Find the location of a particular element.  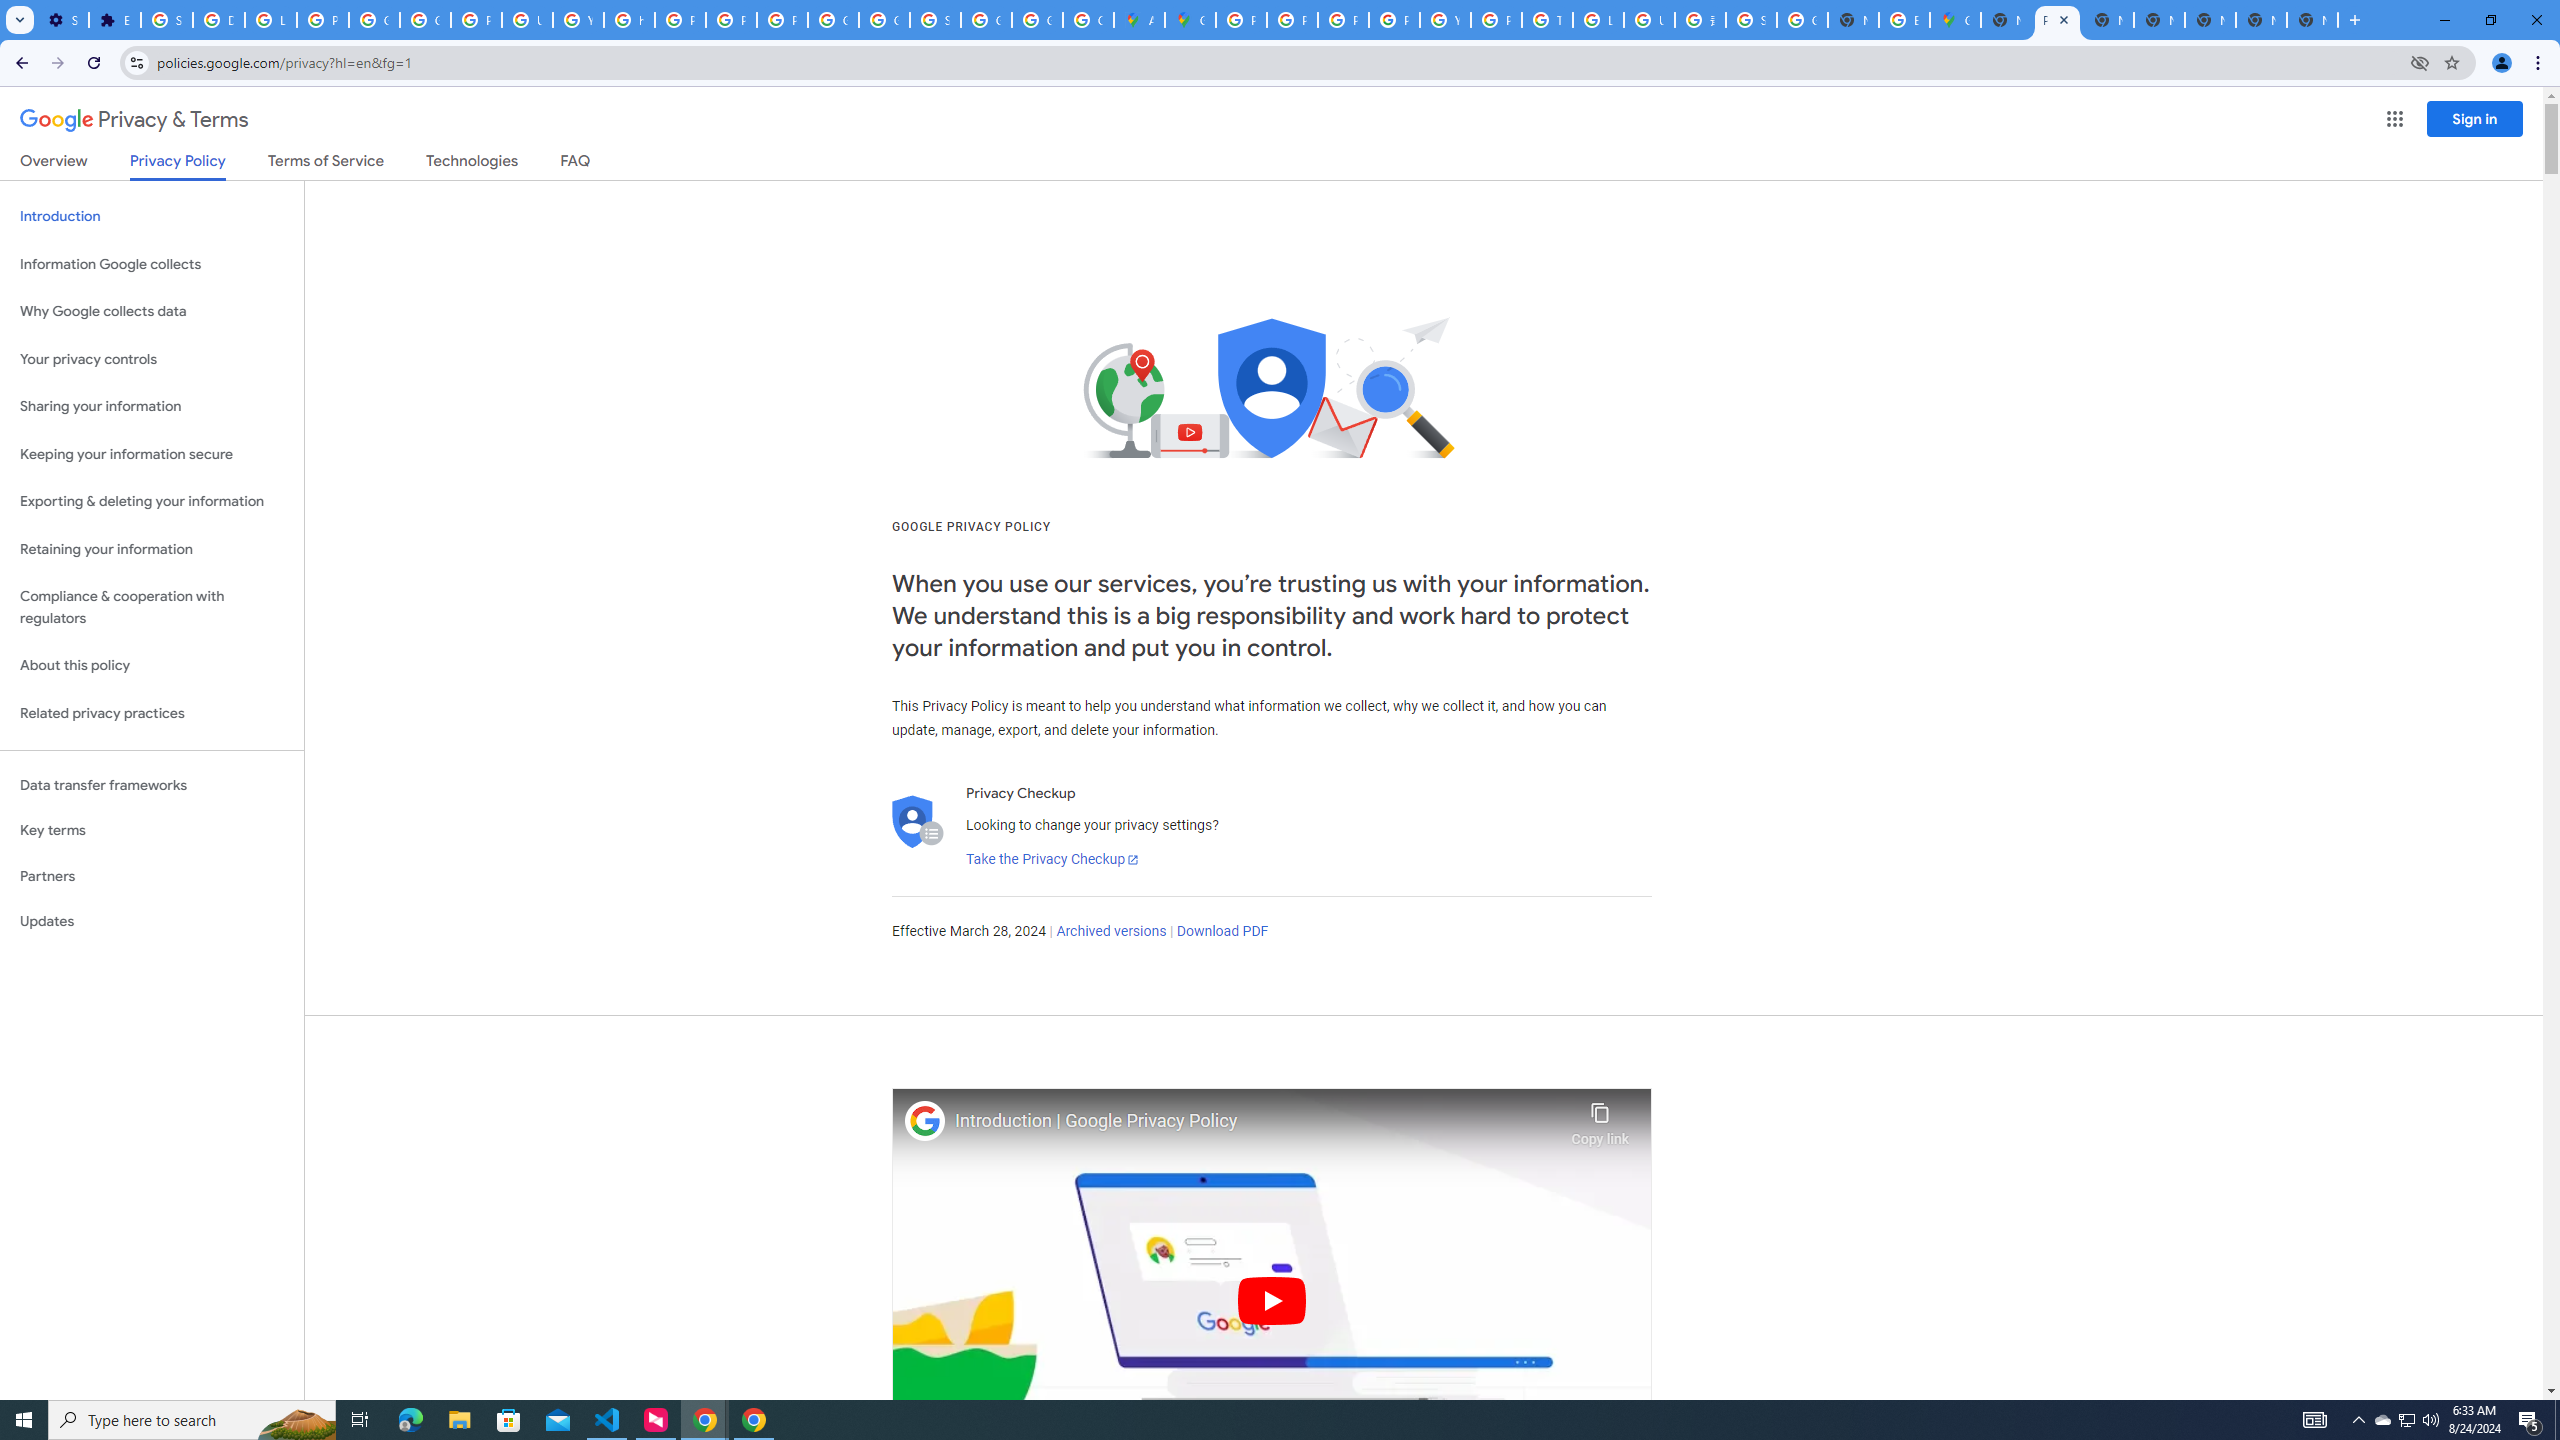

'Compliance & cooperation with regulators' is located at coordinates (151, 608).